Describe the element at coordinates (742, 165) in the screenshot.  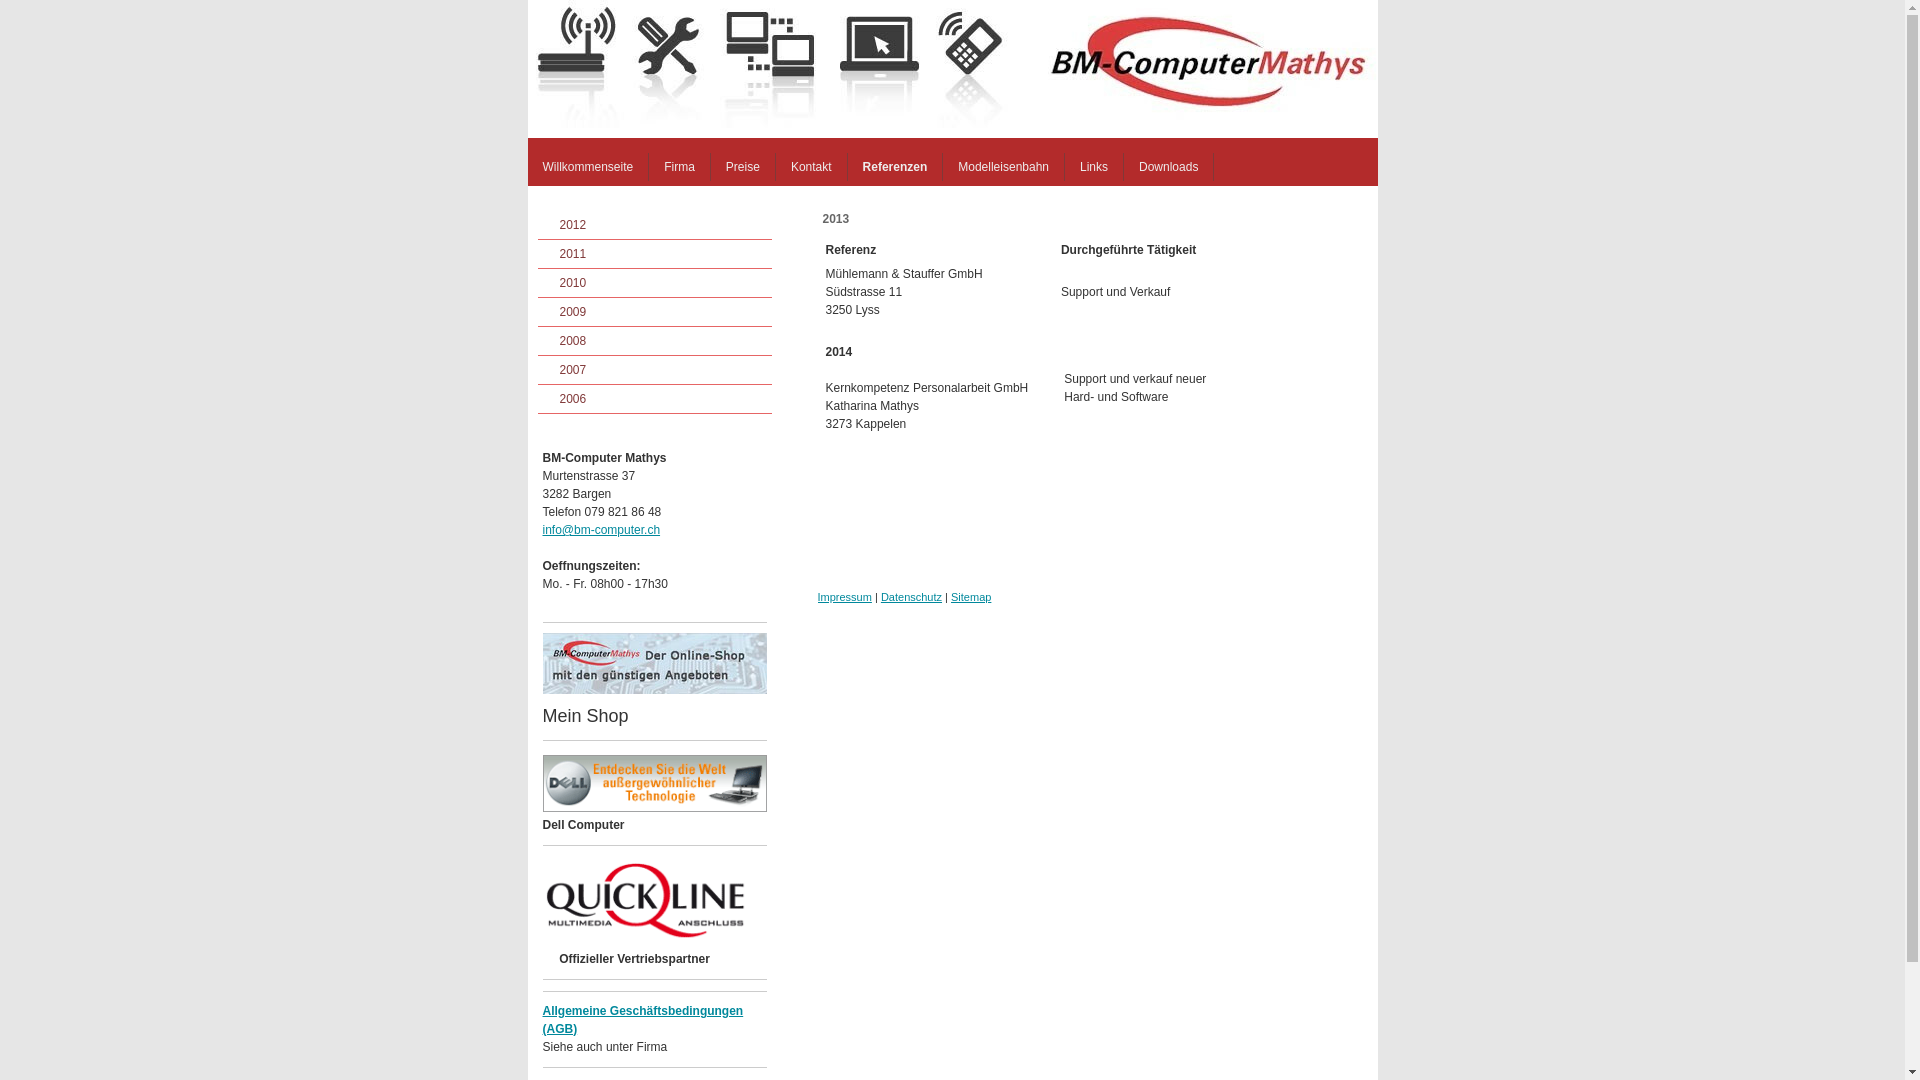
I see `'Preise'` at that location.